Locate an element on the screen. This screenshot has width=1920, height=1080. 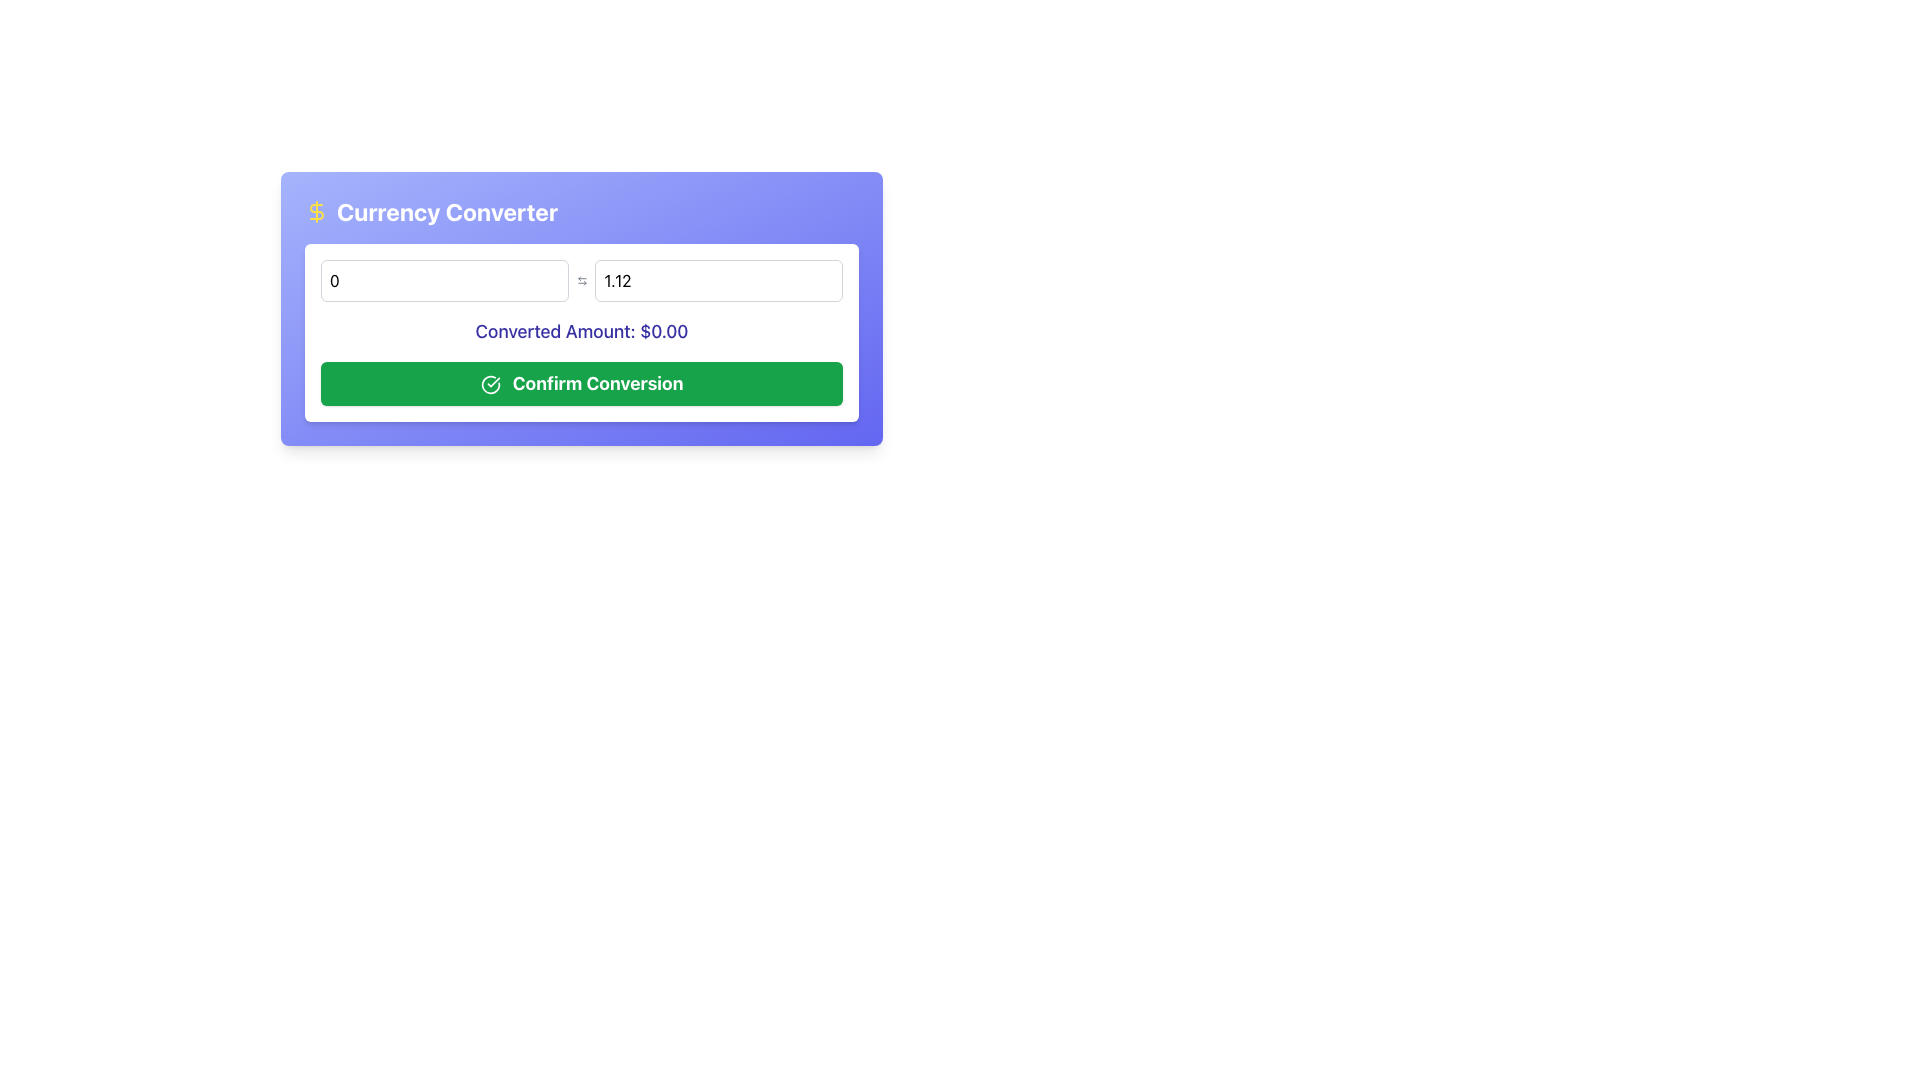
the minimalistic gray left-right arrow icon positioned between two input fields is located at coordinates (580, 281).